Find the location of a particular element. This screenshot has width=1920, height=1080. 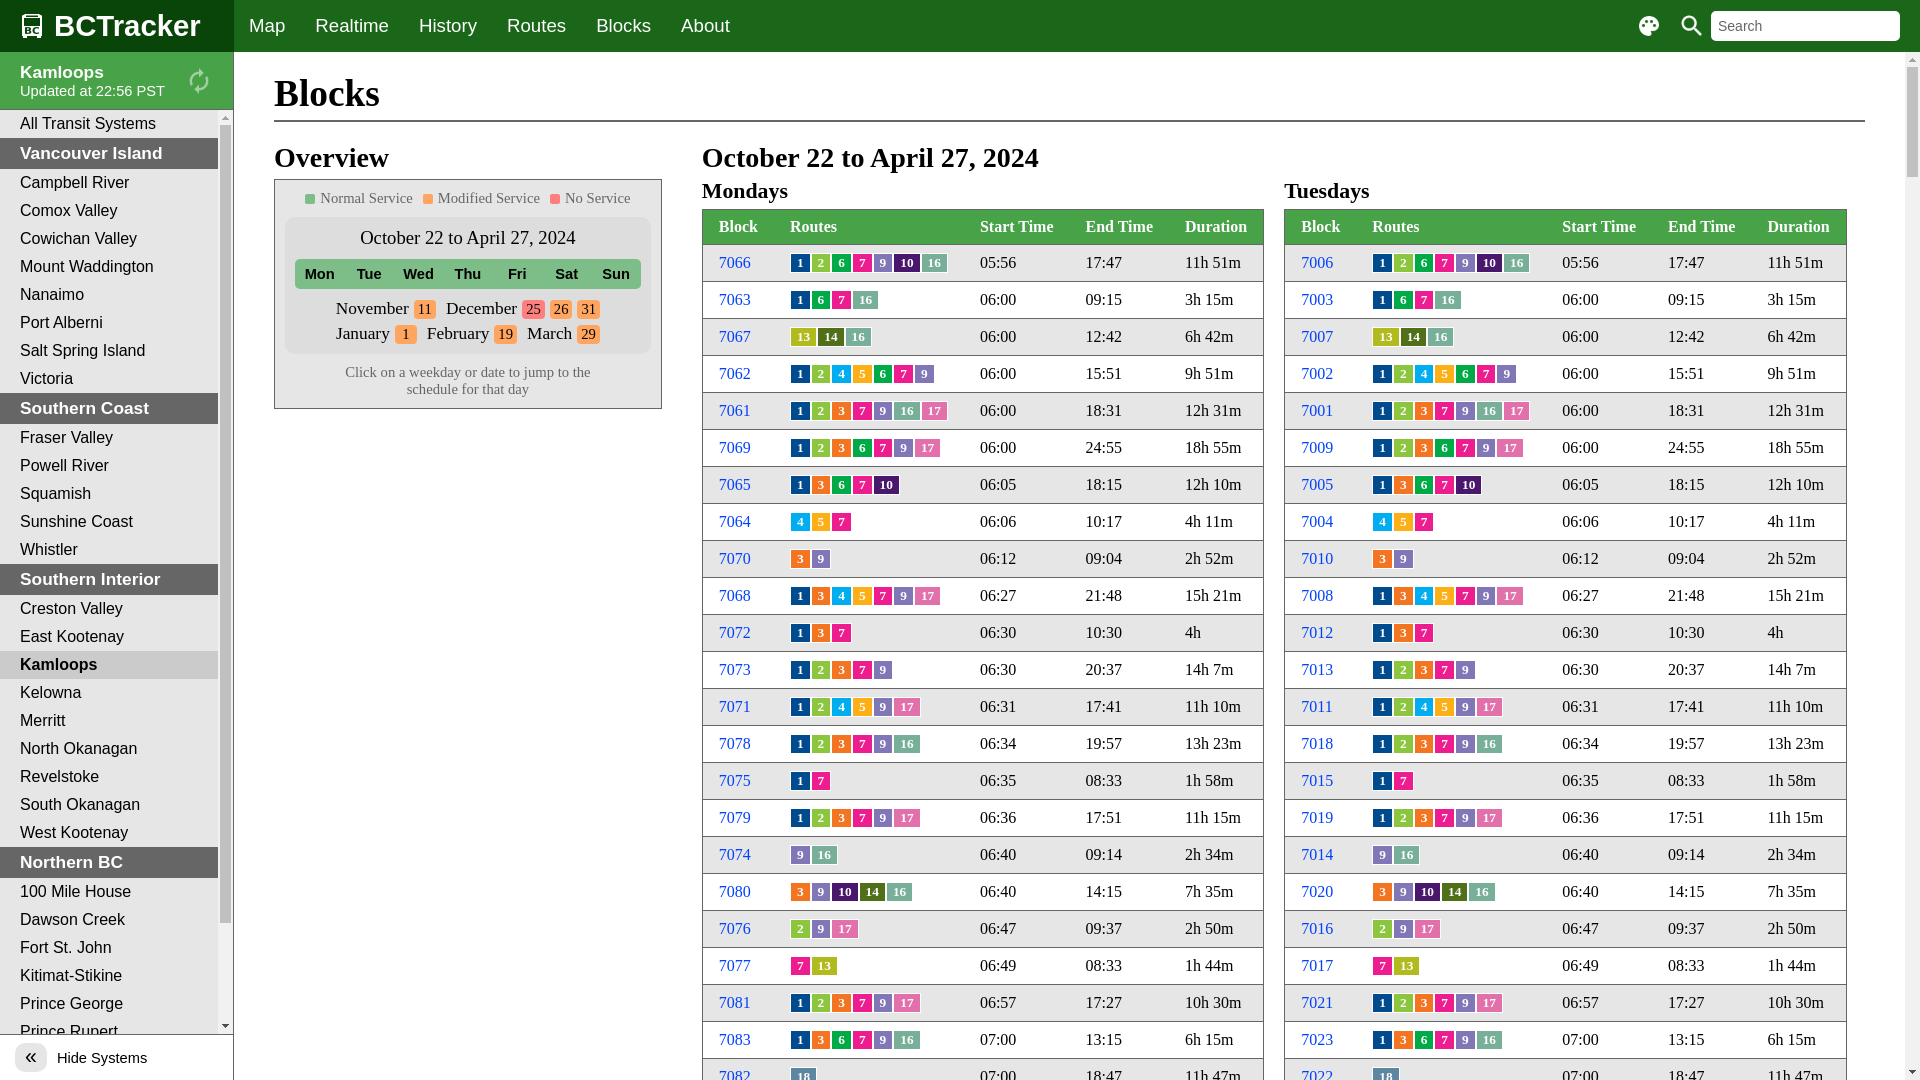

'7010' is located at coordinates (1300, 558).